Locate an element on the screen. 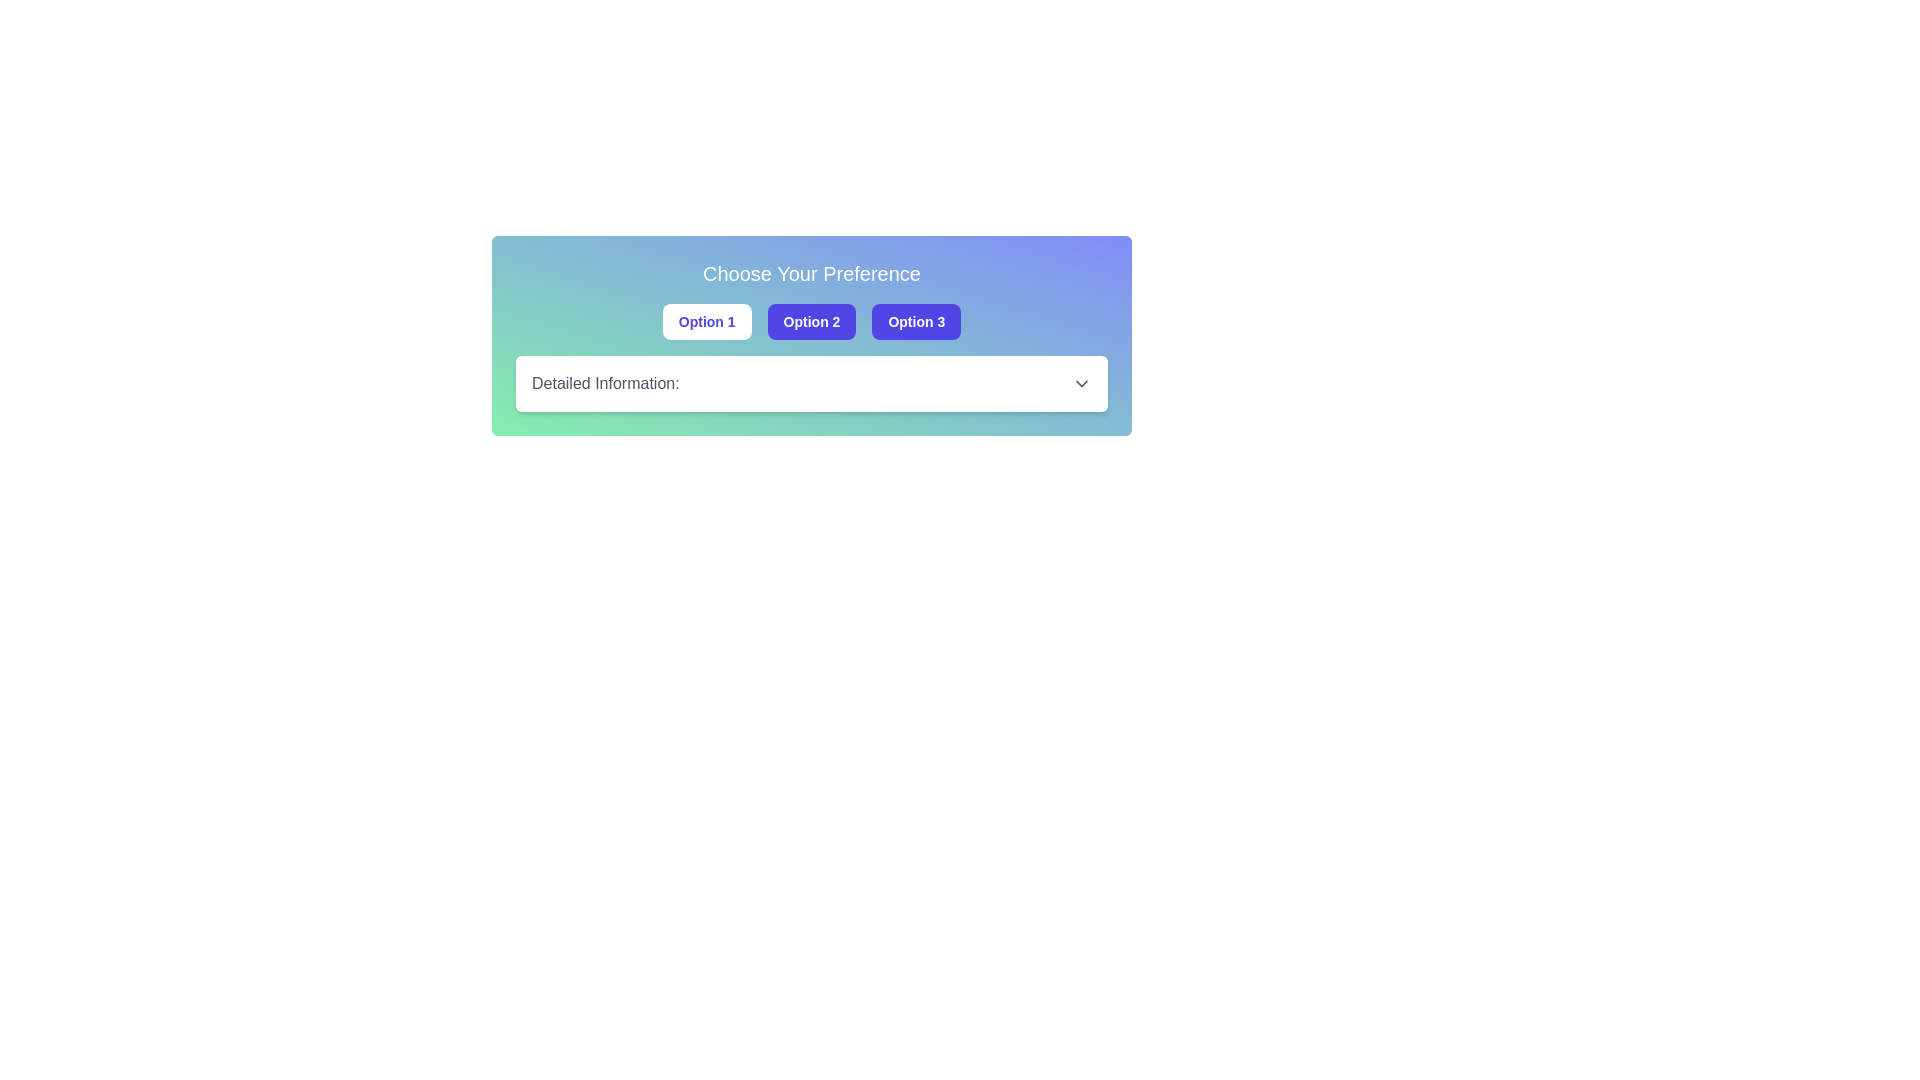  the 'Option 2' button, which is a rounded rectangular button in indigo with white bold text, positioned centrally beneath 'Choose Your Preference' is located at coordinates (811, 320).